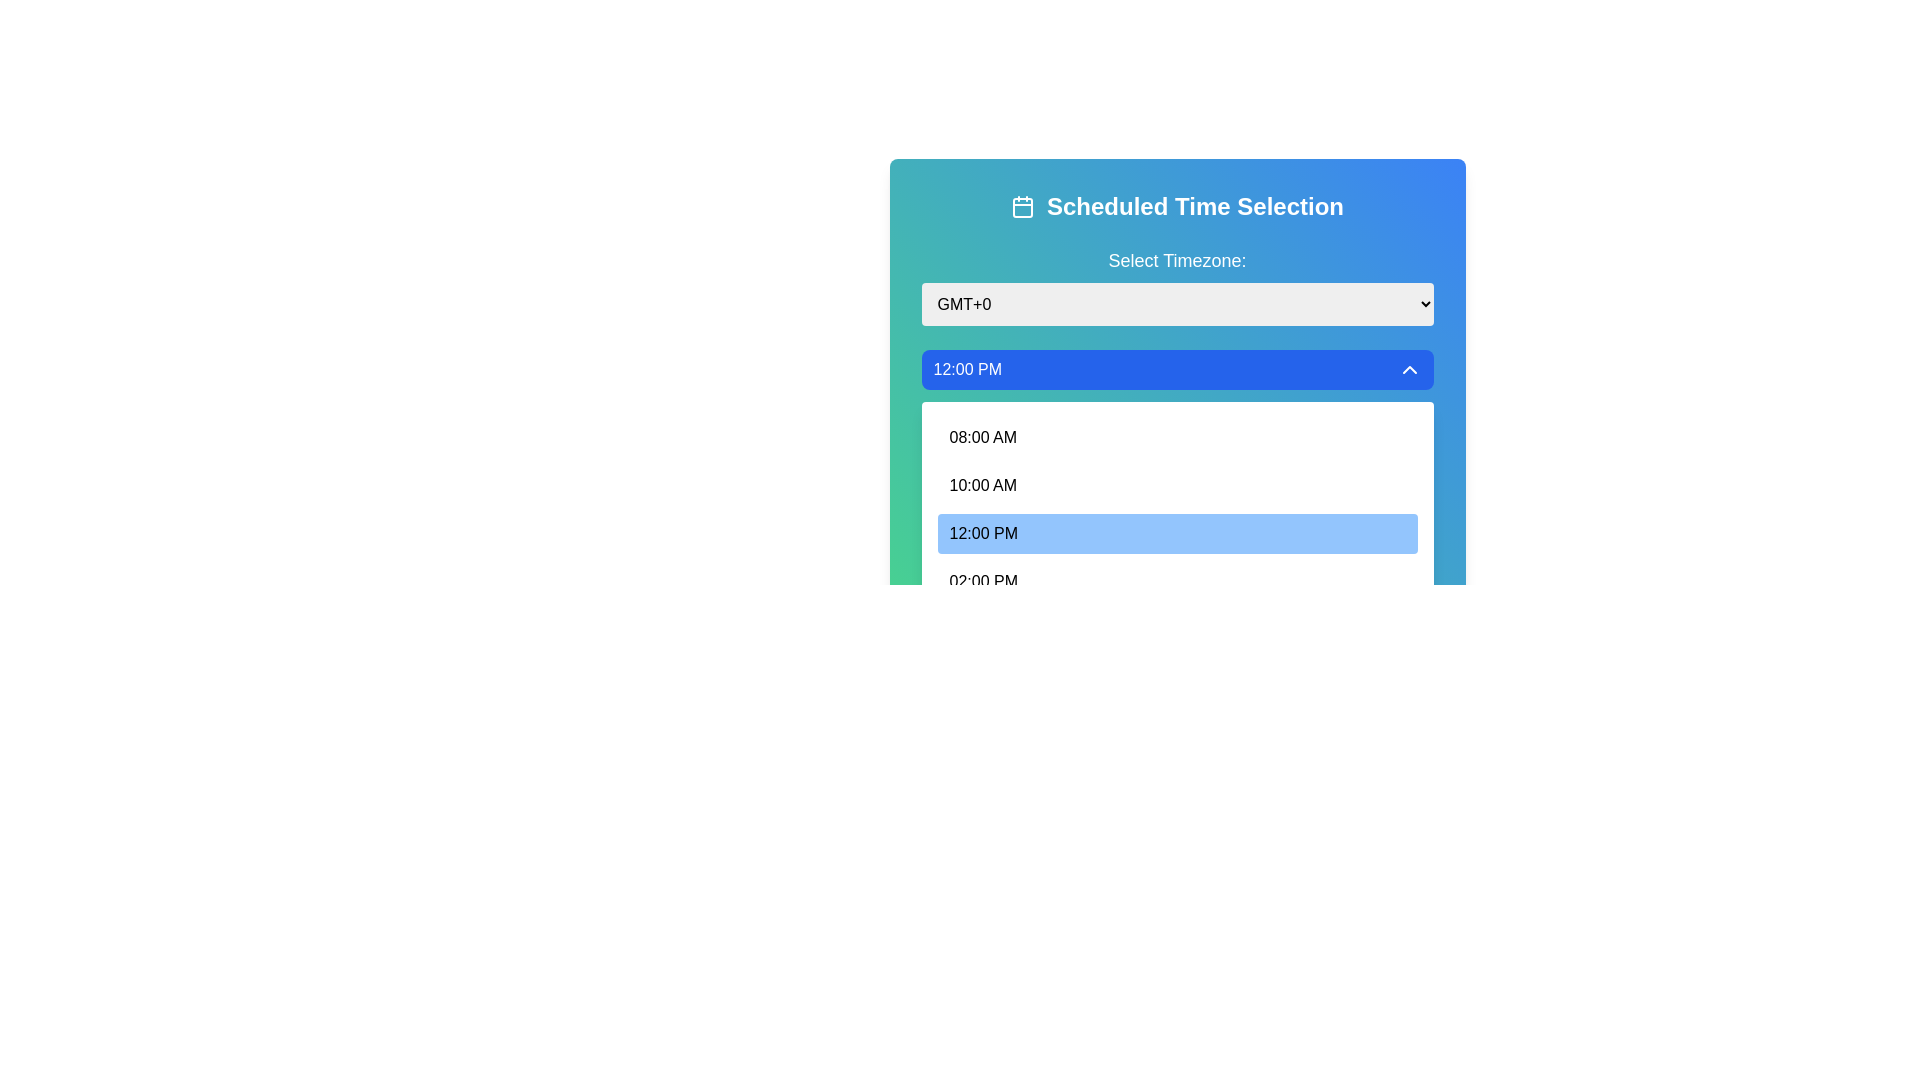 Image resolution: width=1920 pixels, height=1080 pixels. What do you see at coordinates (1408, 370) in the screenshot?
I see `the upward-pointing chevron icon, which is styled minimally and positioned next to the text '12:00 PM' within a blue gradient background` at bounding box center [1408, 370].